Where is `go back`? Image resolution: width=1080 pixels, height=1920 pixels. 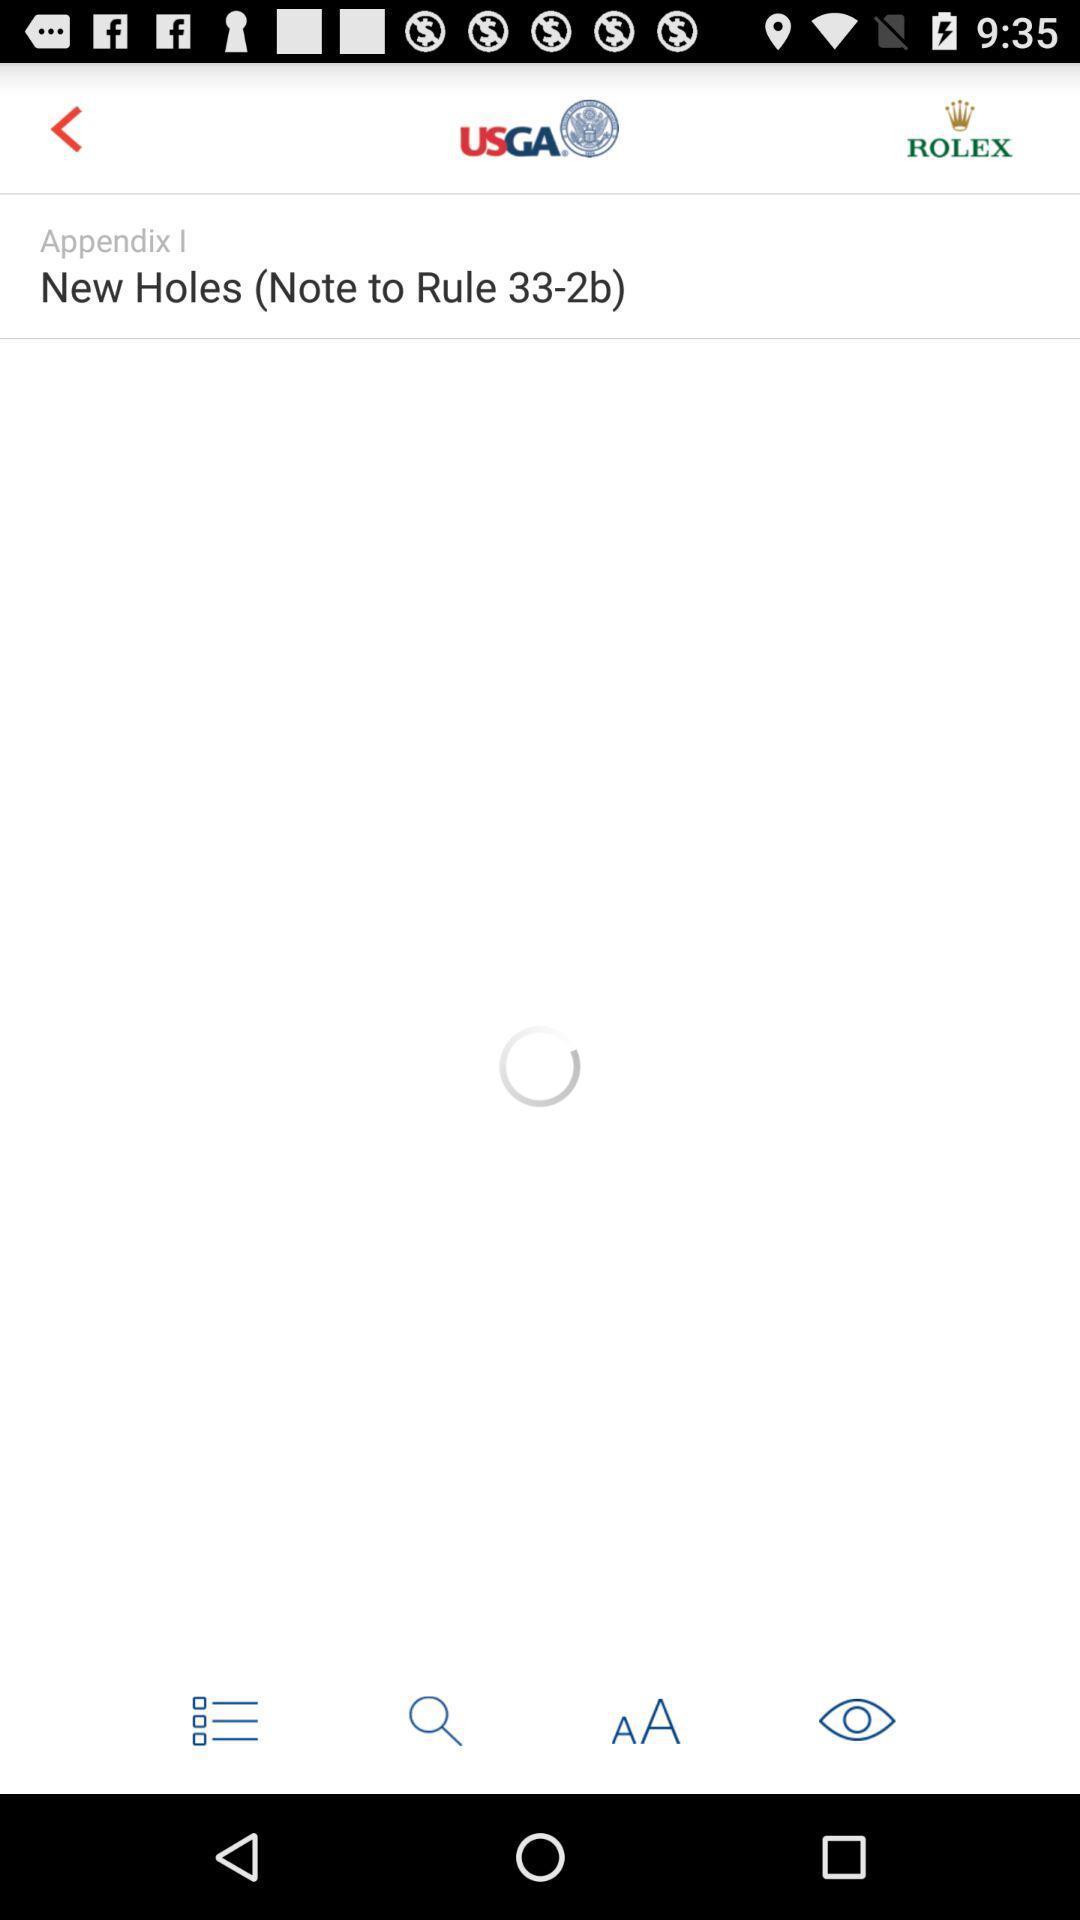 go back is located at coordinates (64, 127).